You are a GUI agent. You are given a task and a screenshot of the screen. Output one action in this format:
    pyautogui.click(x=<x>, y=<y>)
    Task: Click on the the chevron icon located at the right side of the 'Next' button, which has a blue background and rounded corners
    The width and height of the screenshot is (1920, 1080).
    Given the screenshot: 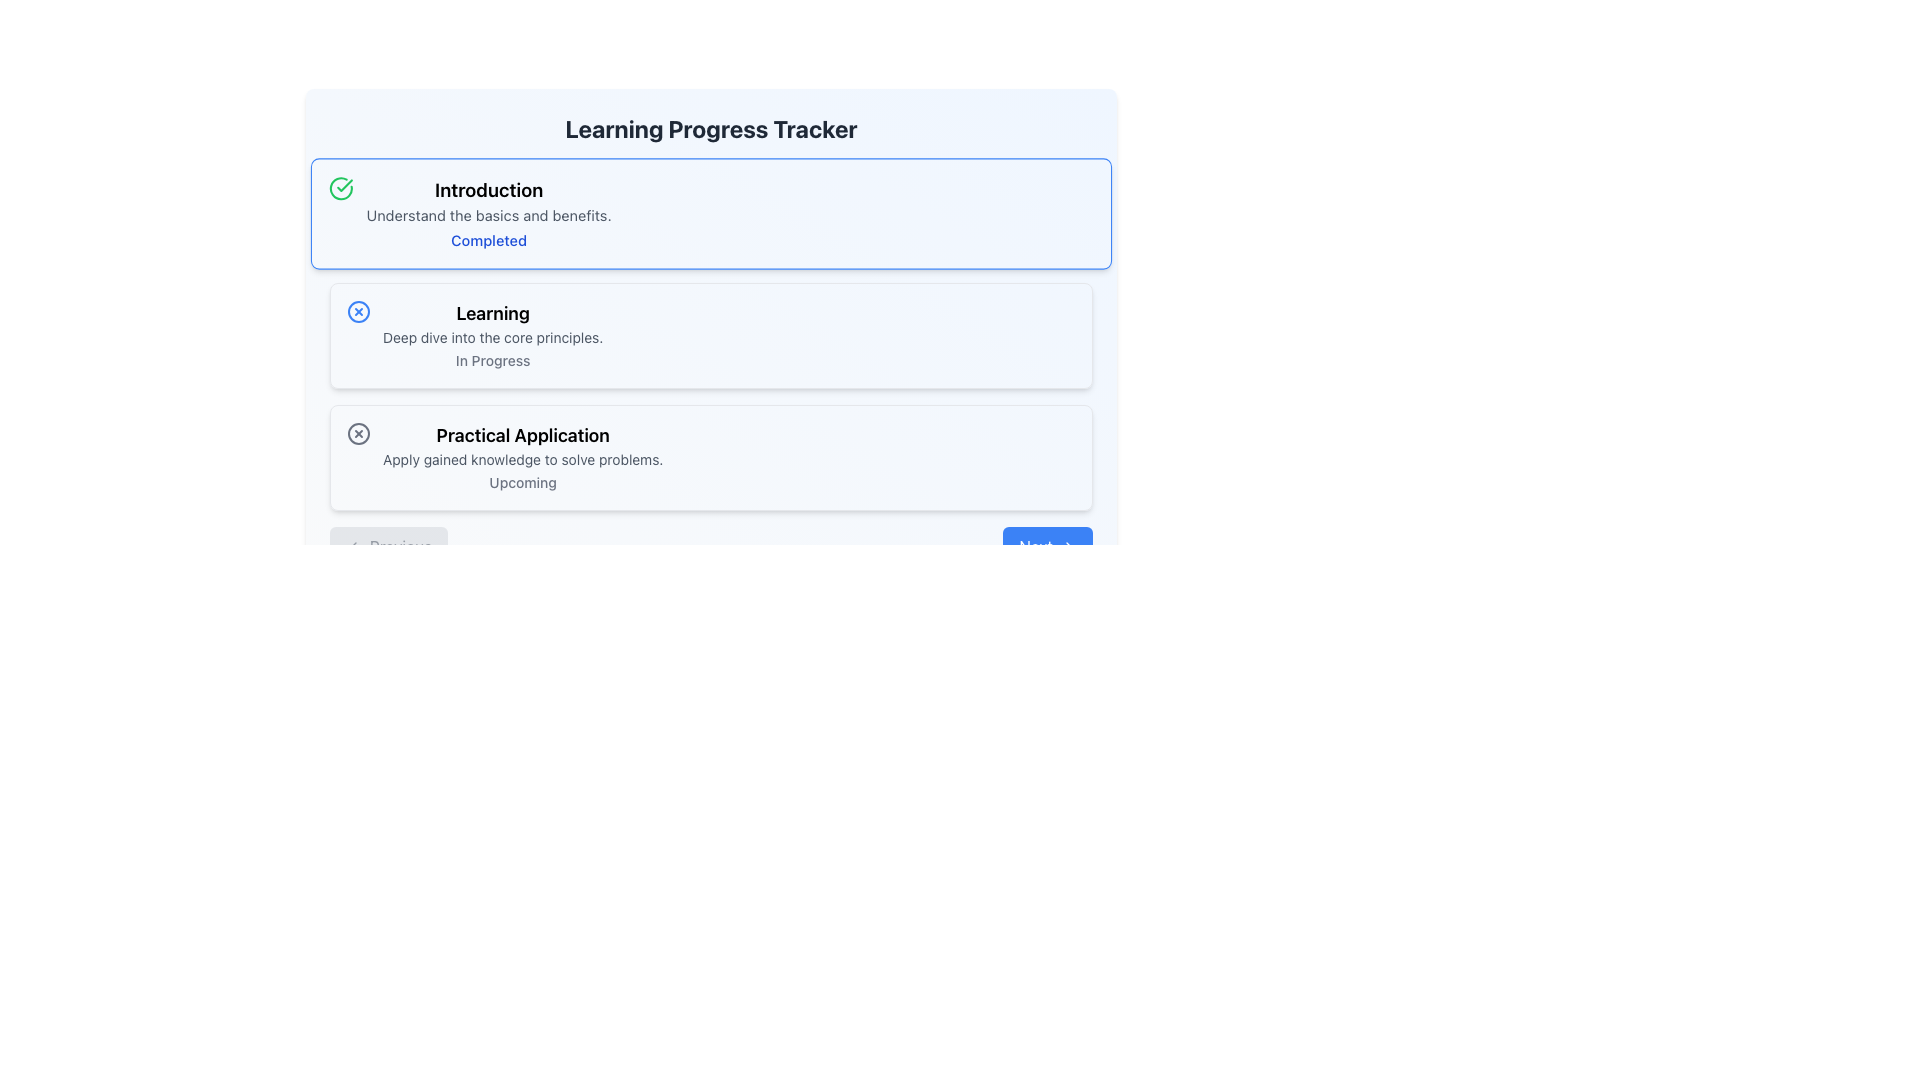 What is the action you would take?
    pyautogui.click(x=1068, y=547)
    